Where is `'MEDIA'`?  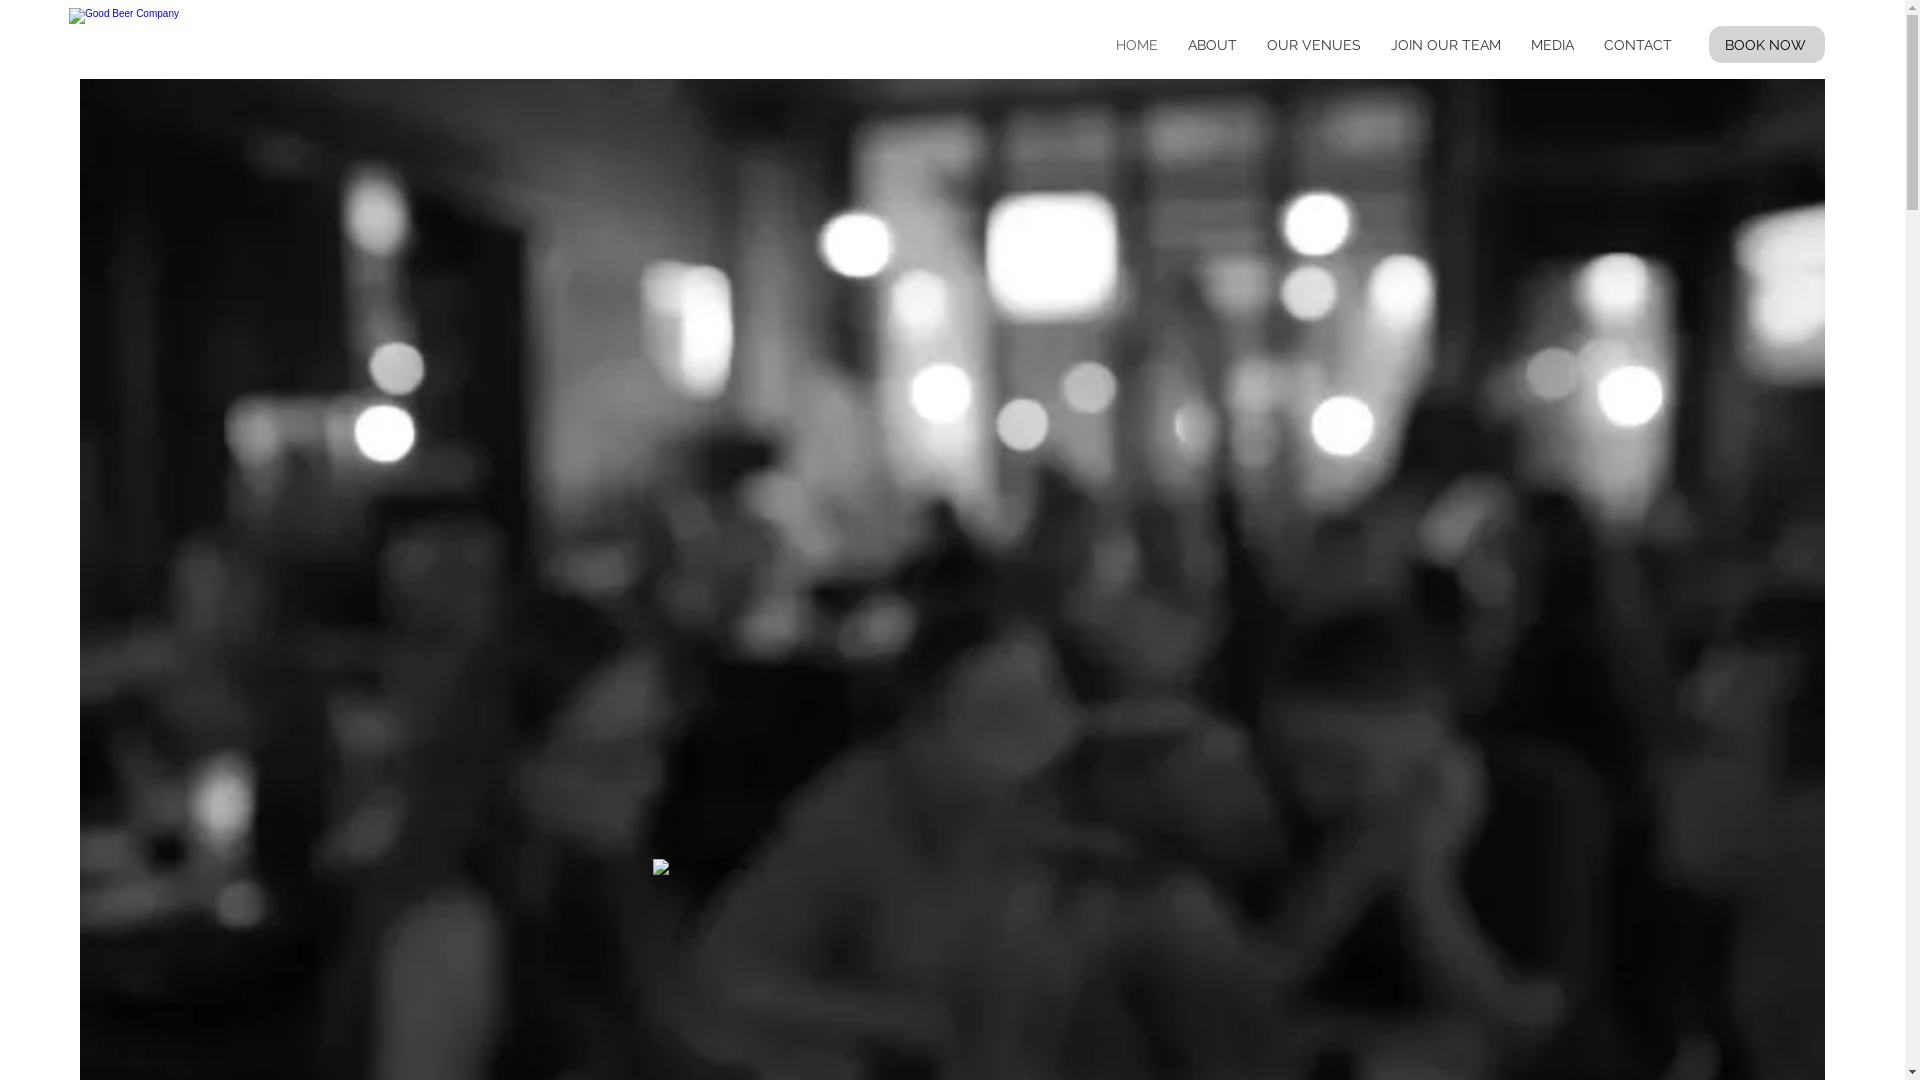
'MEDIA' is located at coordinates (1551, 45).